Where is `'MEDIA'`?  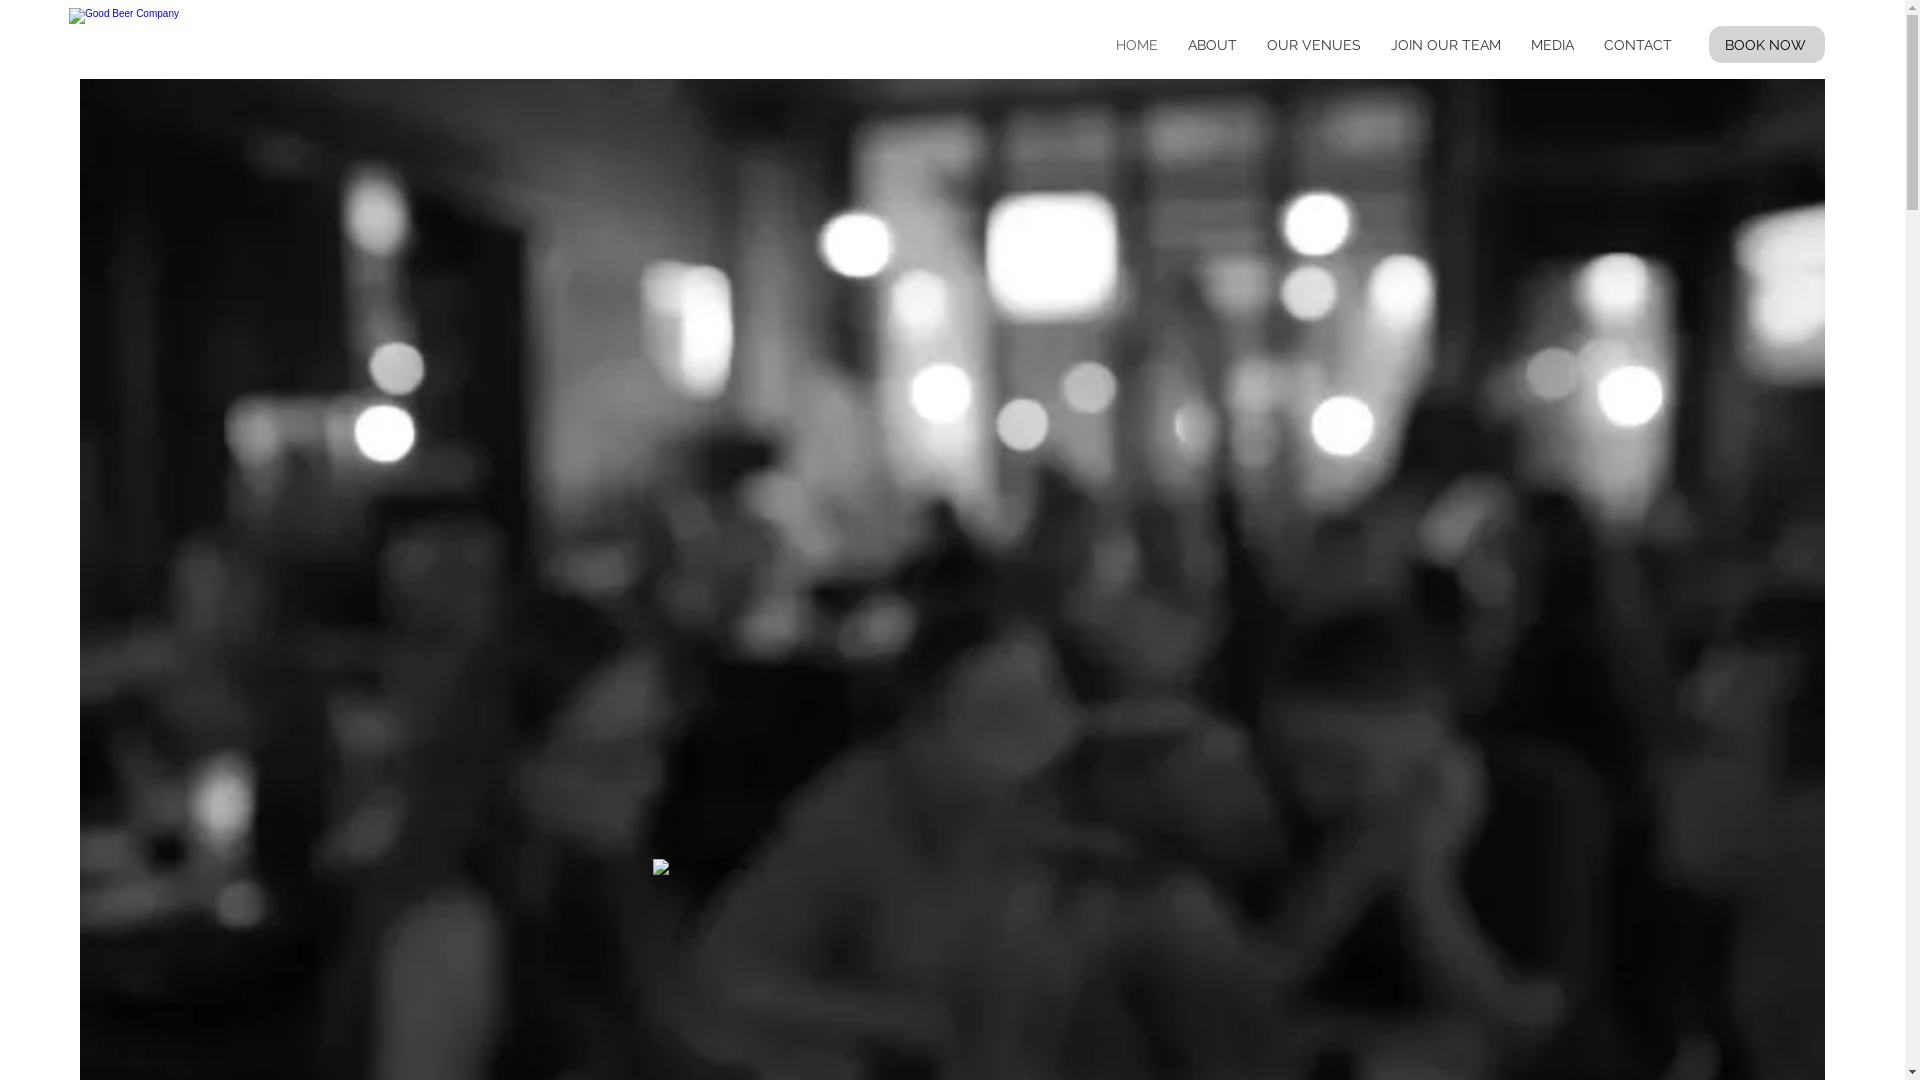
'MEDIA' is located at coordinates (1551, 45).